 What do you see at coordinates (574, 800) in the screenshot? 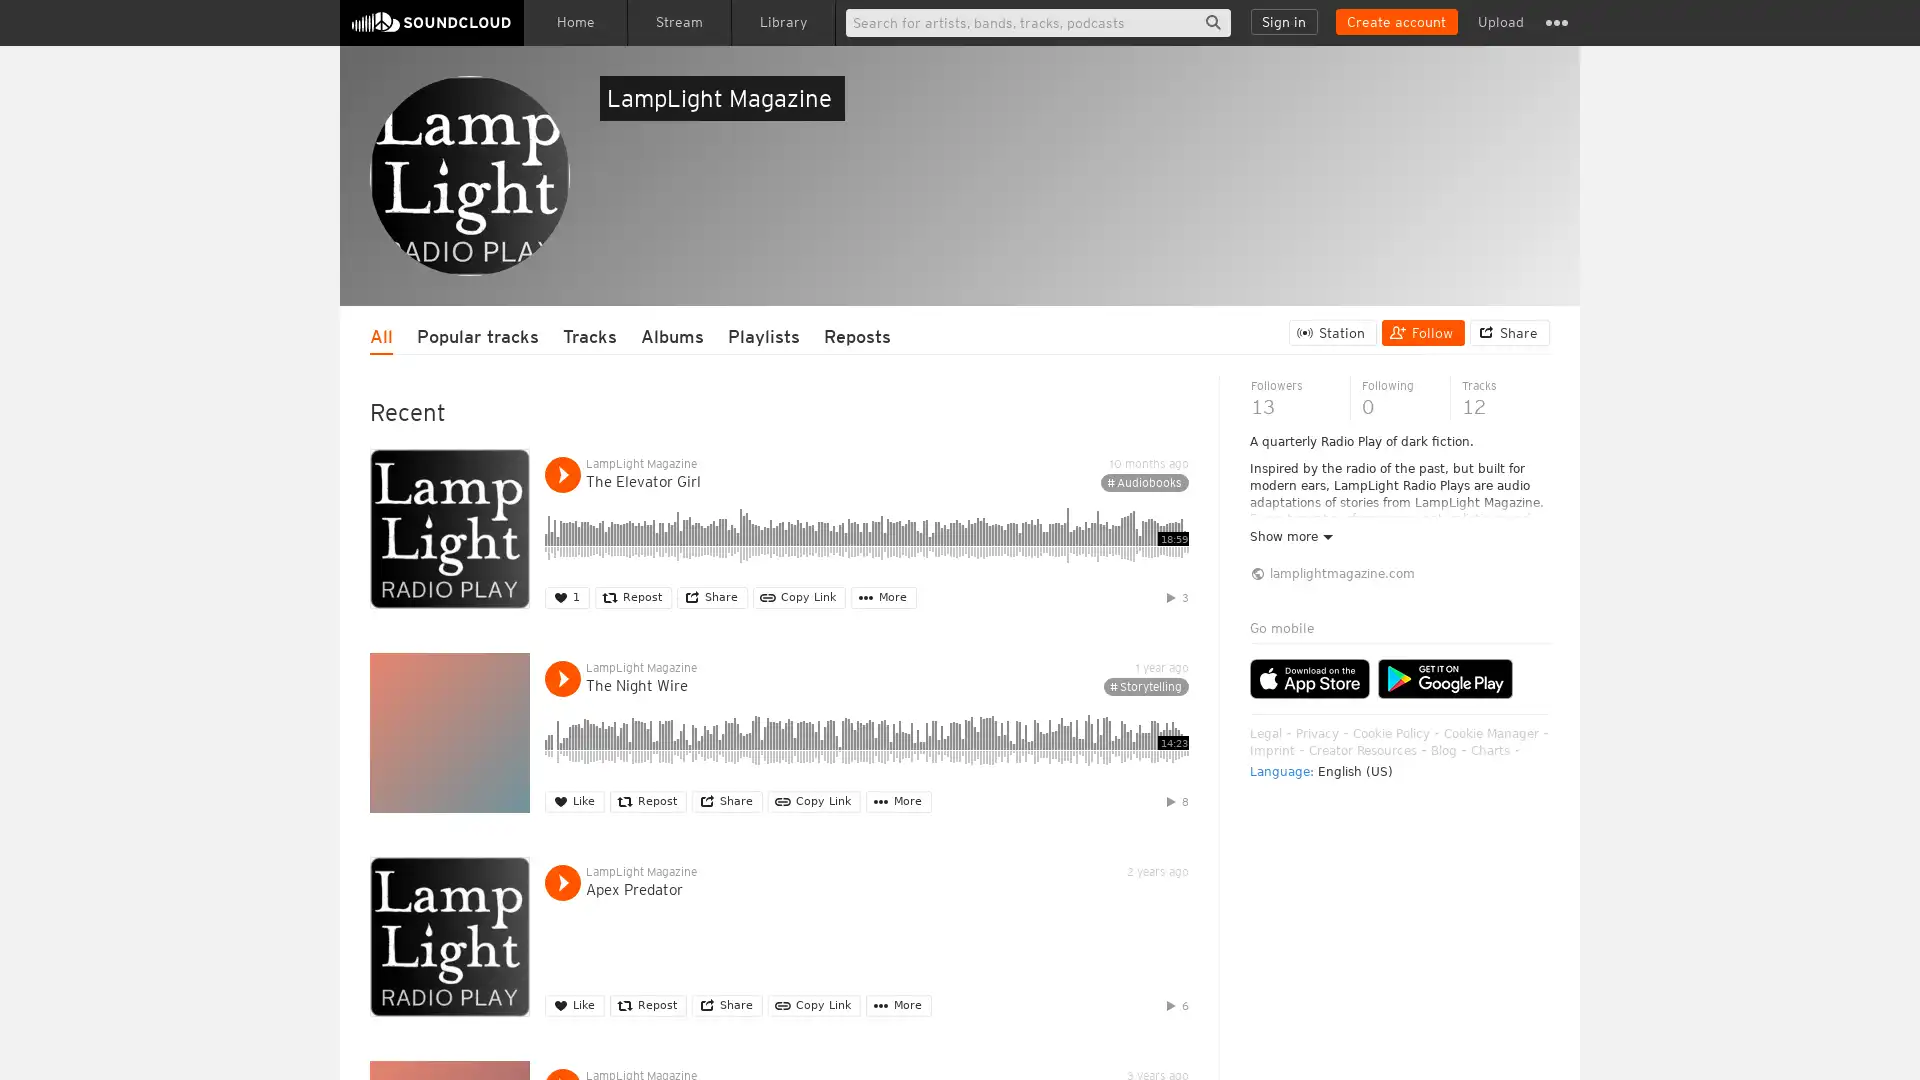
I see `Like` at bounding box center [574, 800].